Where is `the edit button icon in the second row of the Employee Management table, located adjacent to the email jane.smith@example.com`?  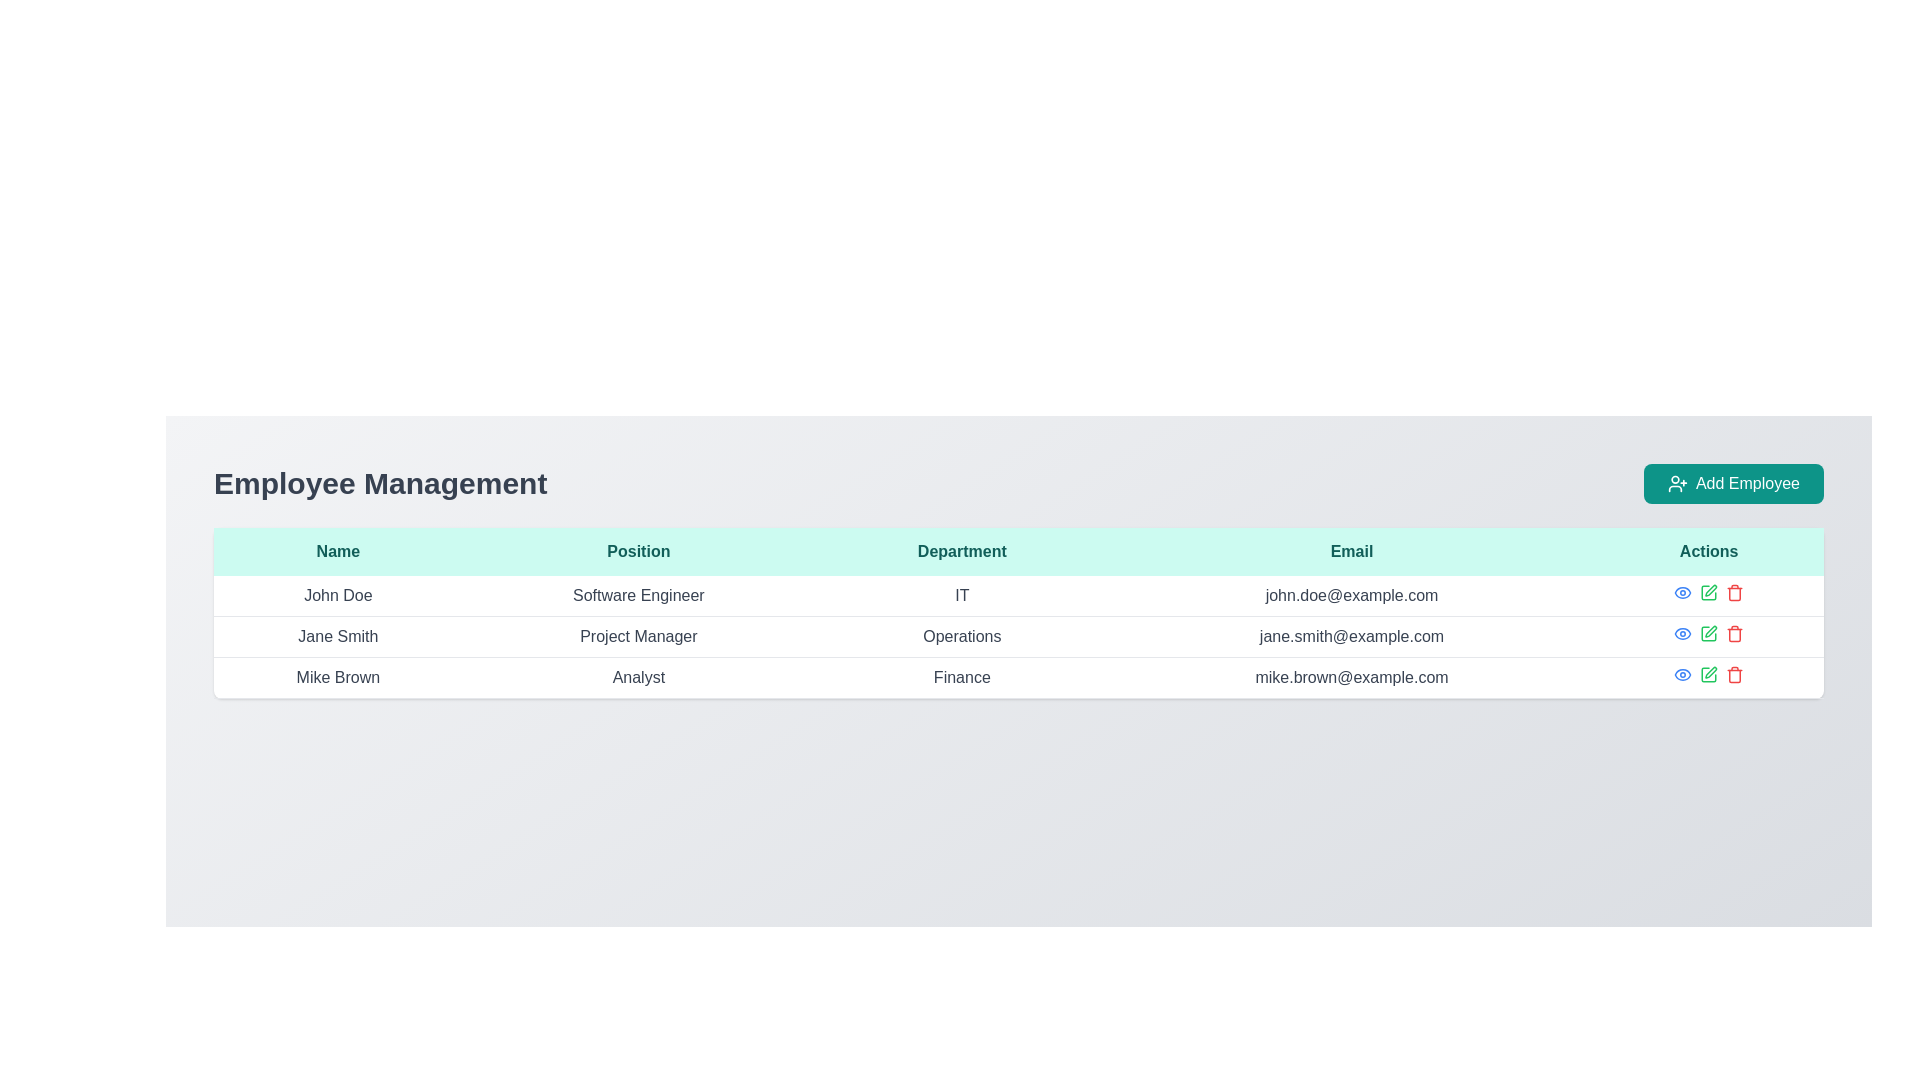
the edit button icon in the second row of the Employee Management table, located adjacent to the email jane.smith@example.com is located at coordinates (1709, 631).